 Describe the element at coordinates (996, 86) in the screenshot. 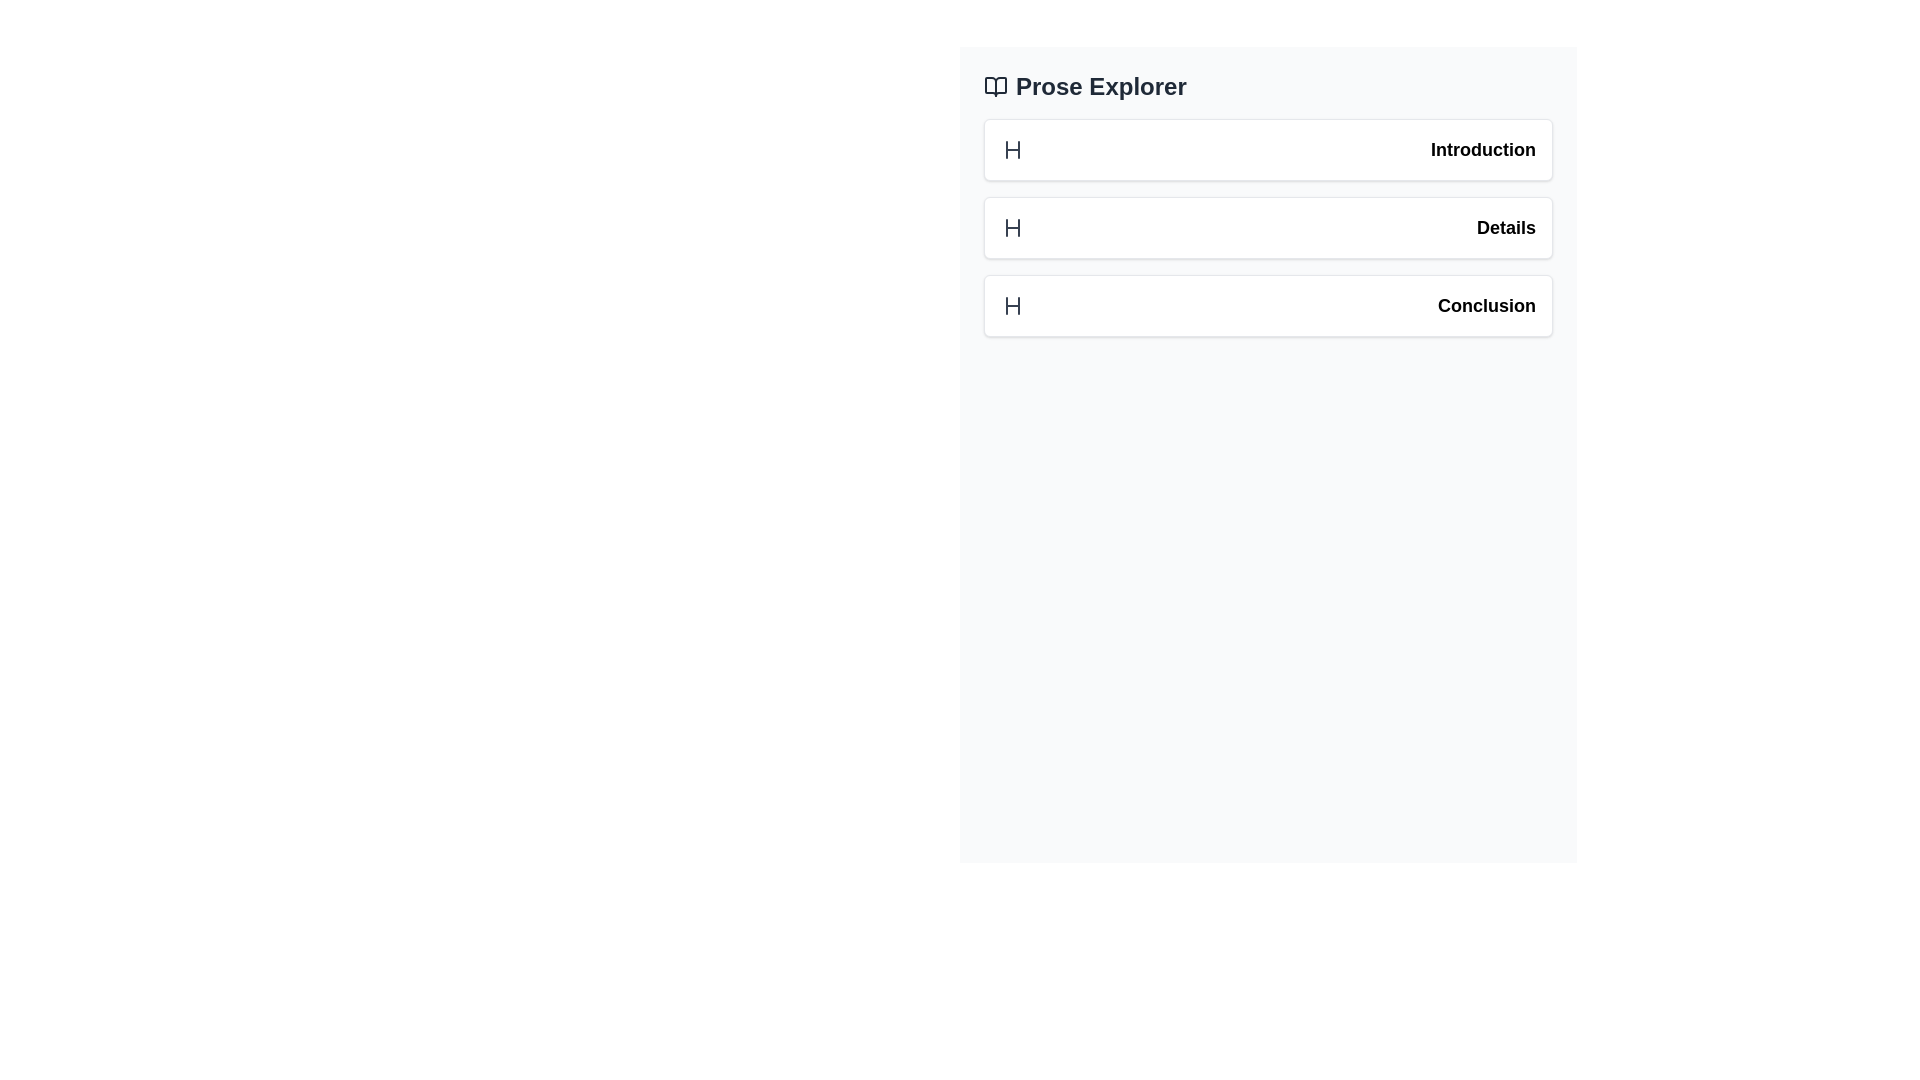

I see `the SVG graphical element that represents a book's details, located near the top-left corner of the interface` at that location.